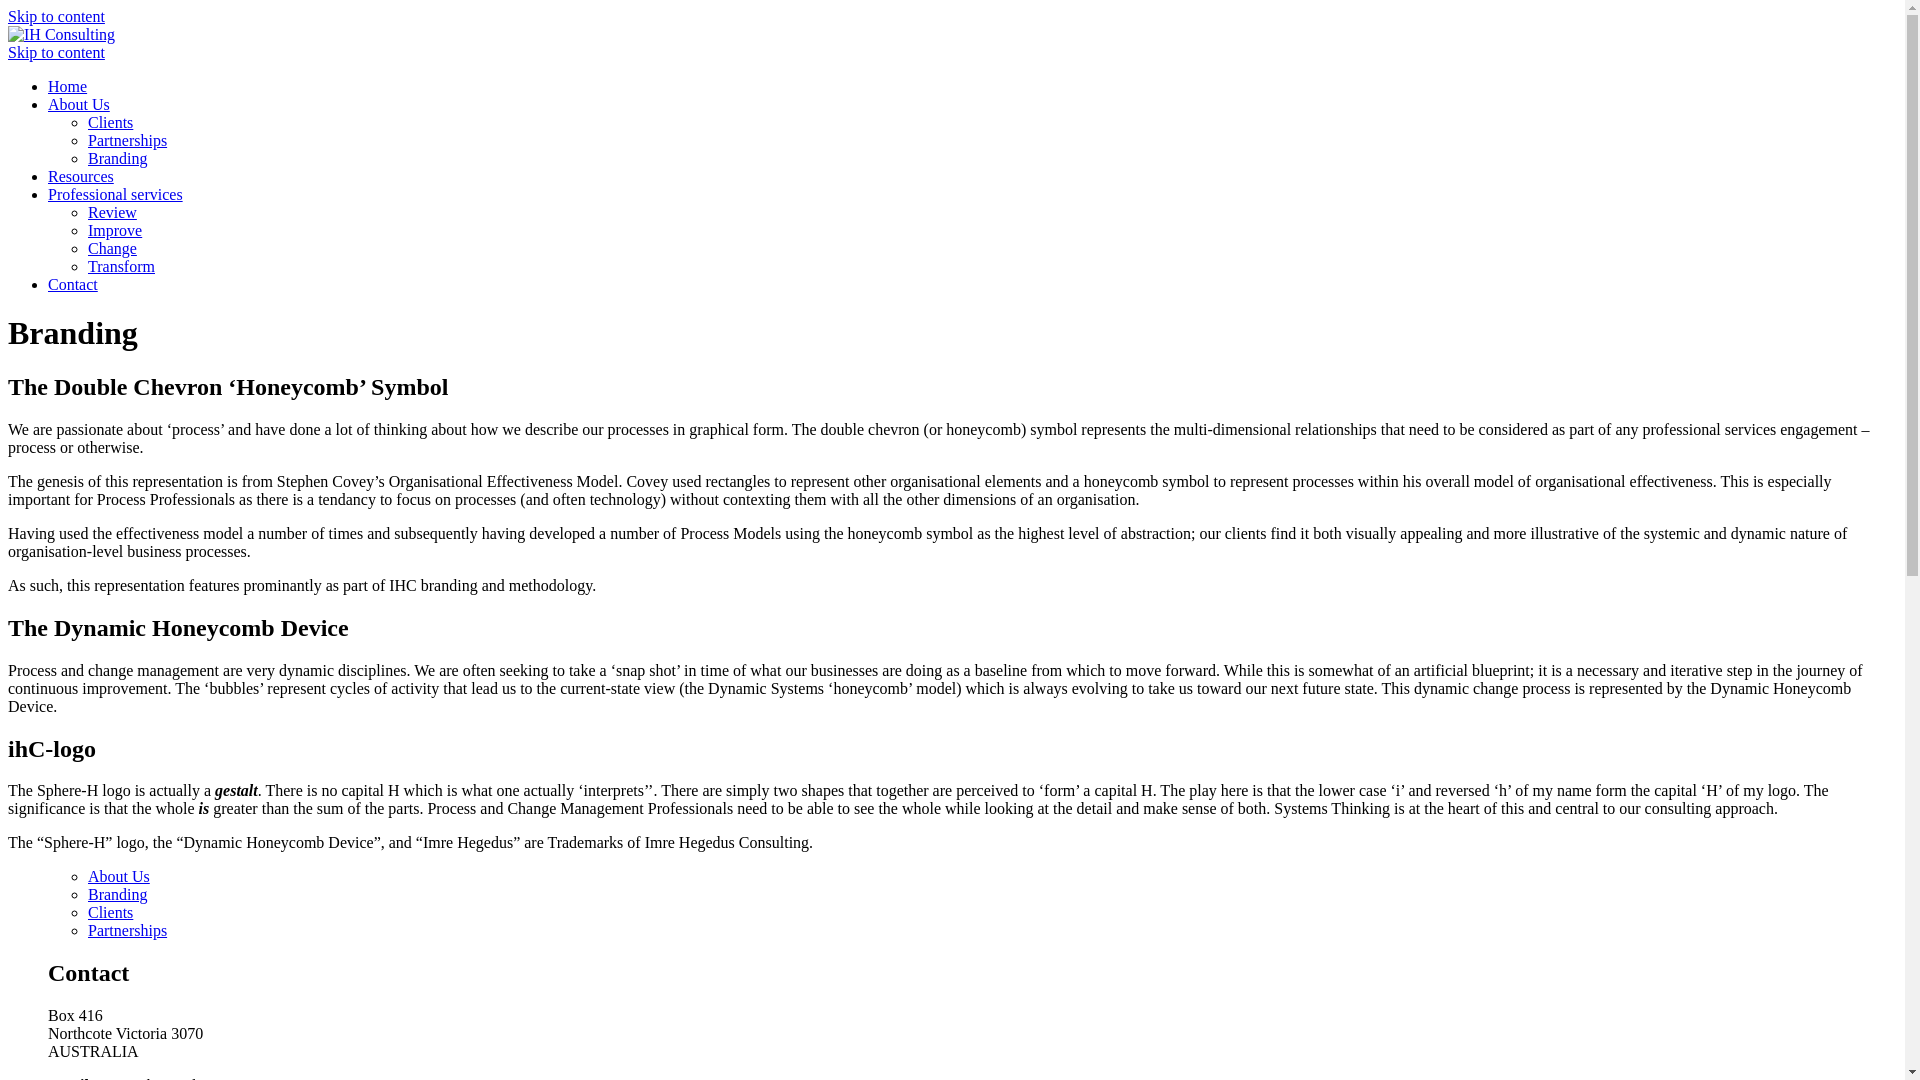 The height and width of the screenshot is (1080, 1920). What do you see at coordinates (78, 104) in the screenshot?
I see `'About Us'` at bounding box center [78, 104].